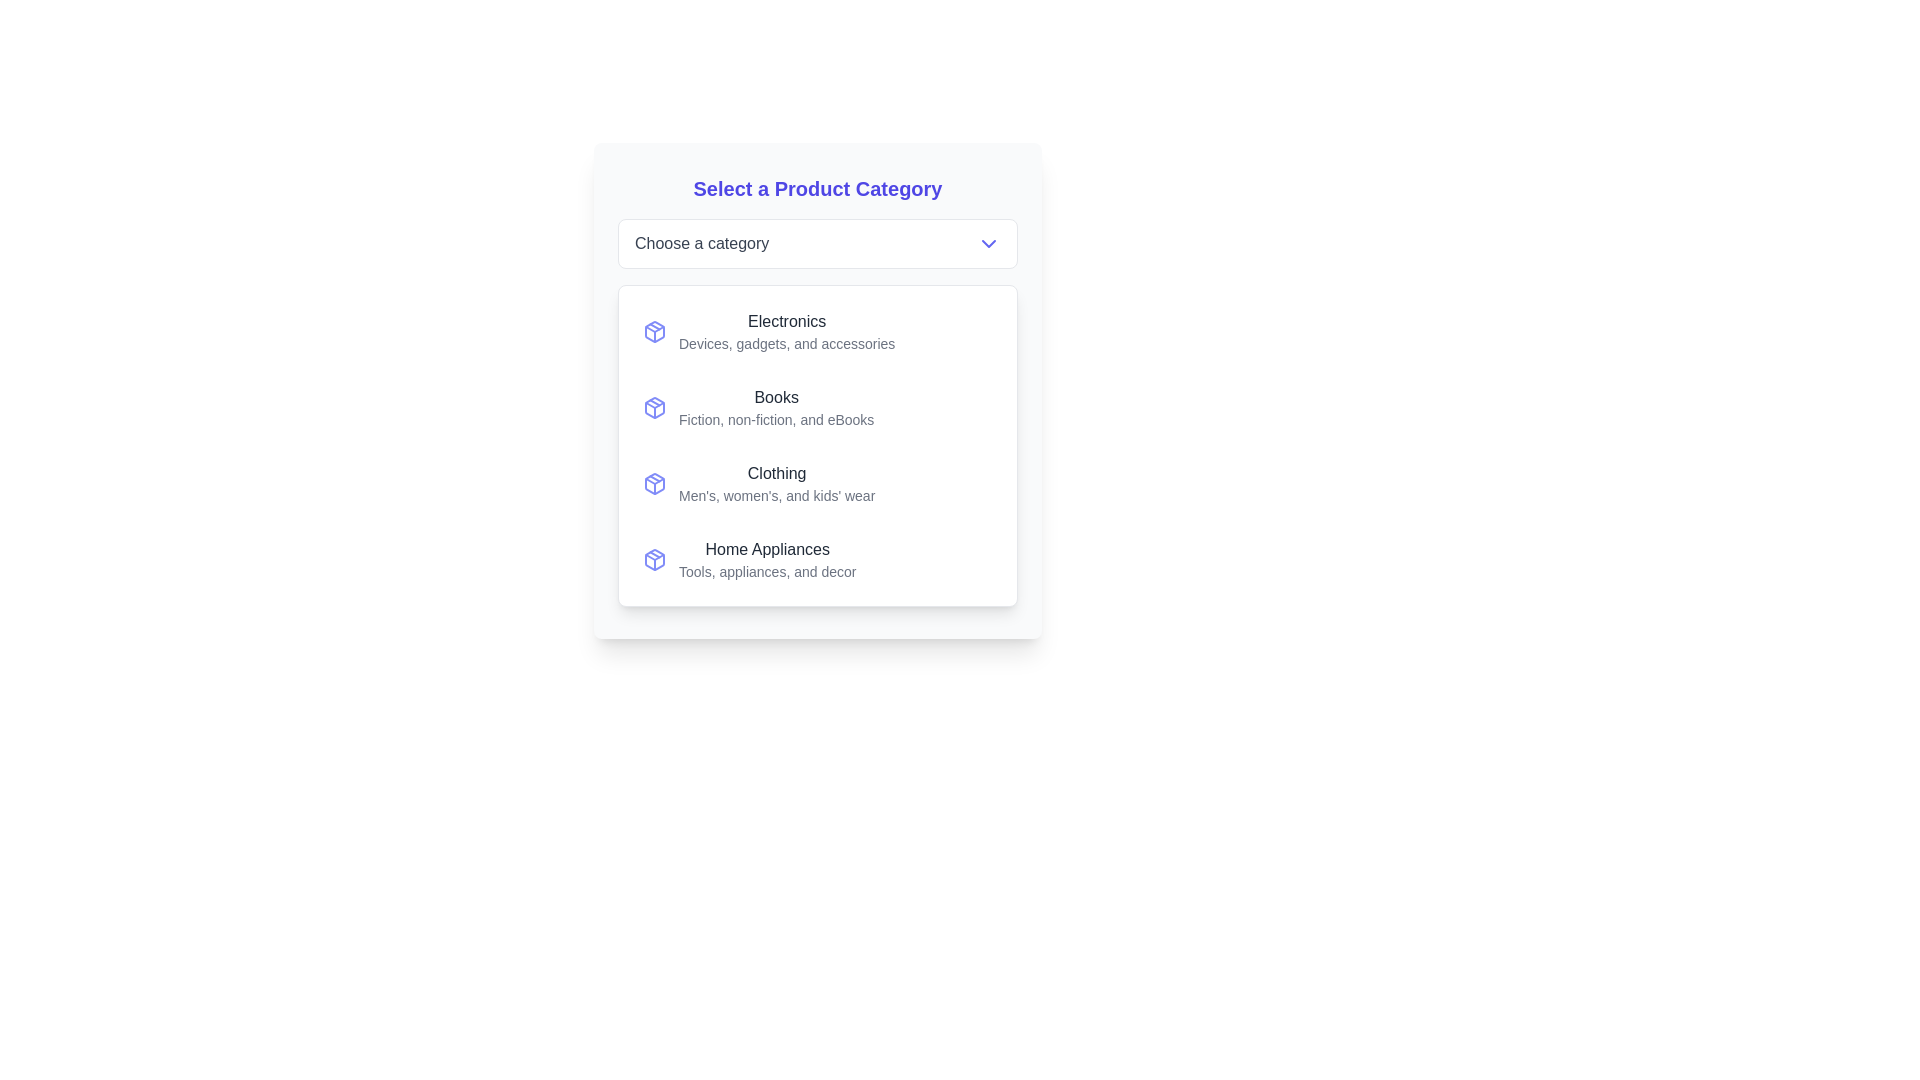  What do you see at coordinates (776, 483) in the screenshot?
I see `the 'Clothing' category selection option in the list of product categories within the card interface titled 'Select a Product Category'` at bounding box center [776, 483].